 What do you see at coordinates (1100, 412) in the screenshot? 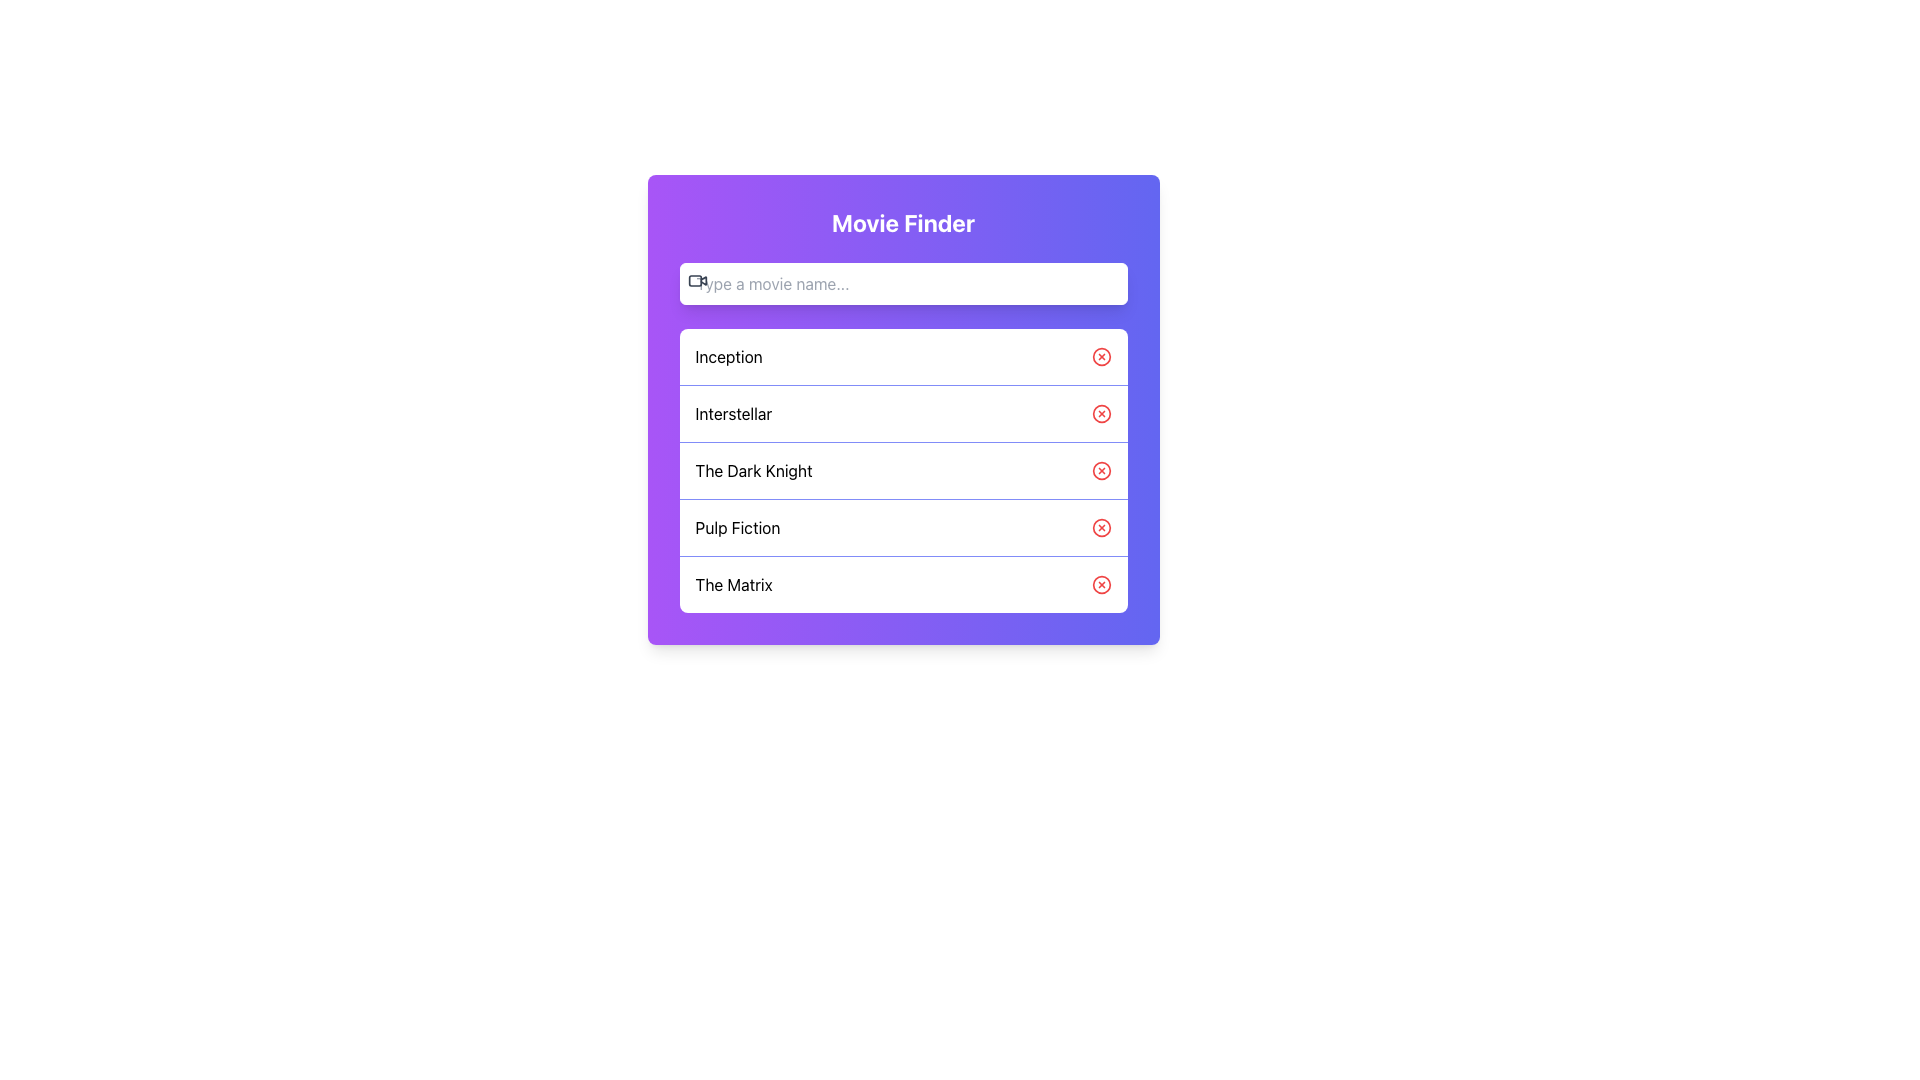
I see `the circular border of the red icon associated with the 'Interstellar' entry in the movie list` at bounding box center [1100, 412].